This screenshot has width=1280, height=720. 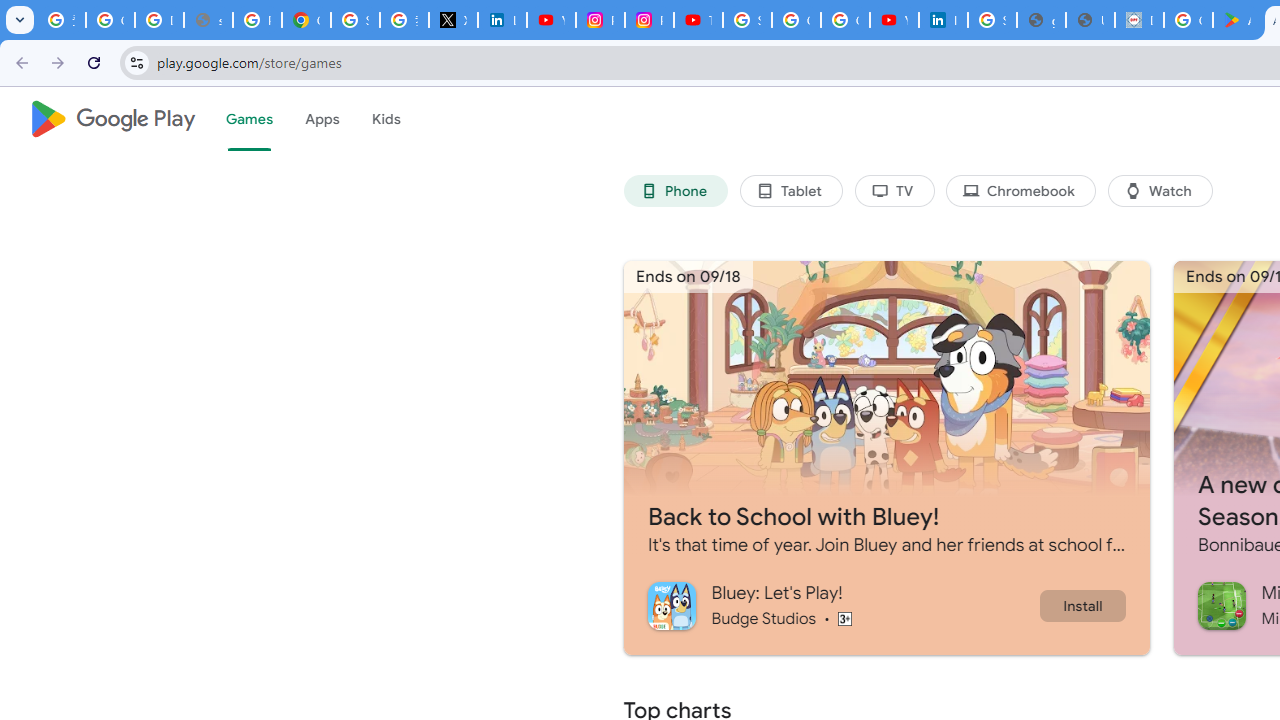 I want to click on 'Privacy Help Center - Policies Help', so click(x=256, y=20).